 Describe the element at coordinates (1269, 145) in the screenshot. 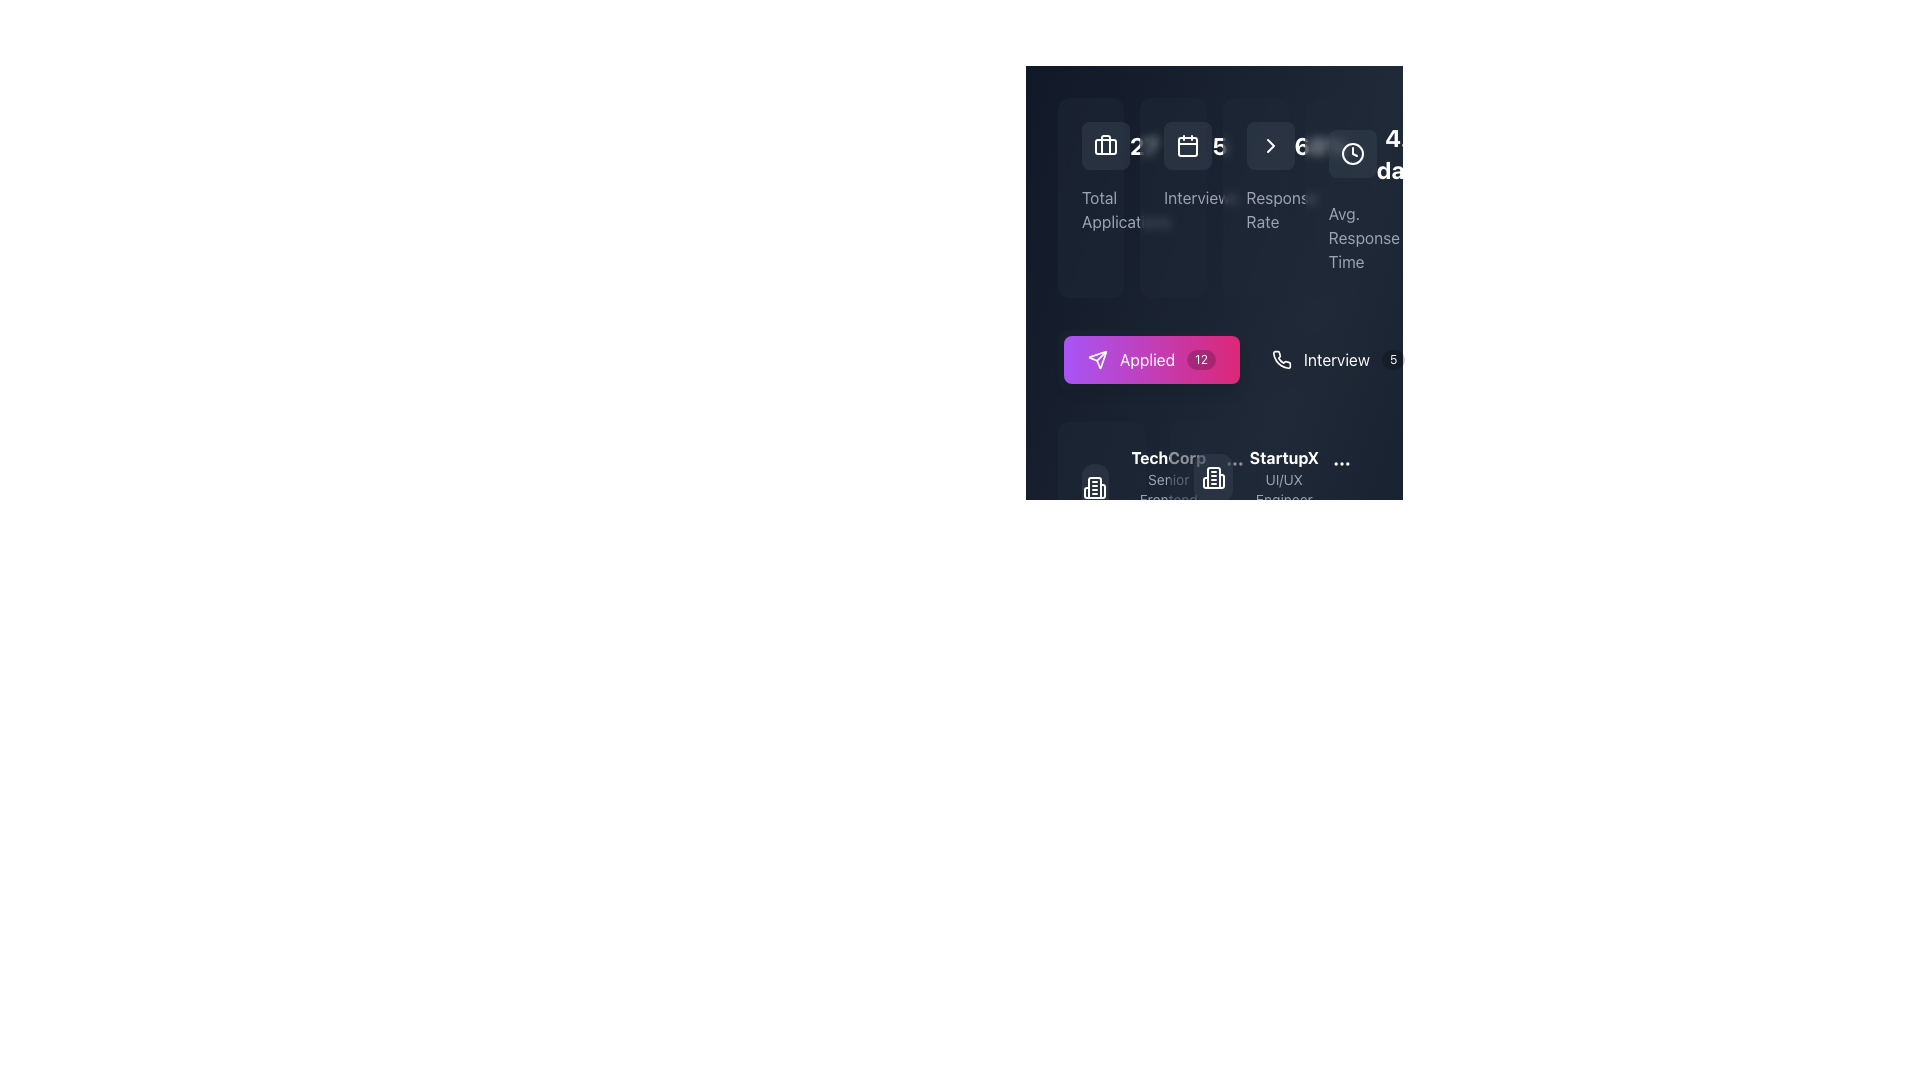

I see `the rightward-pointing chevron icon button, which is styled with a round stroke and is located within a dark rectangle on a horizontal toolbar` at that location.